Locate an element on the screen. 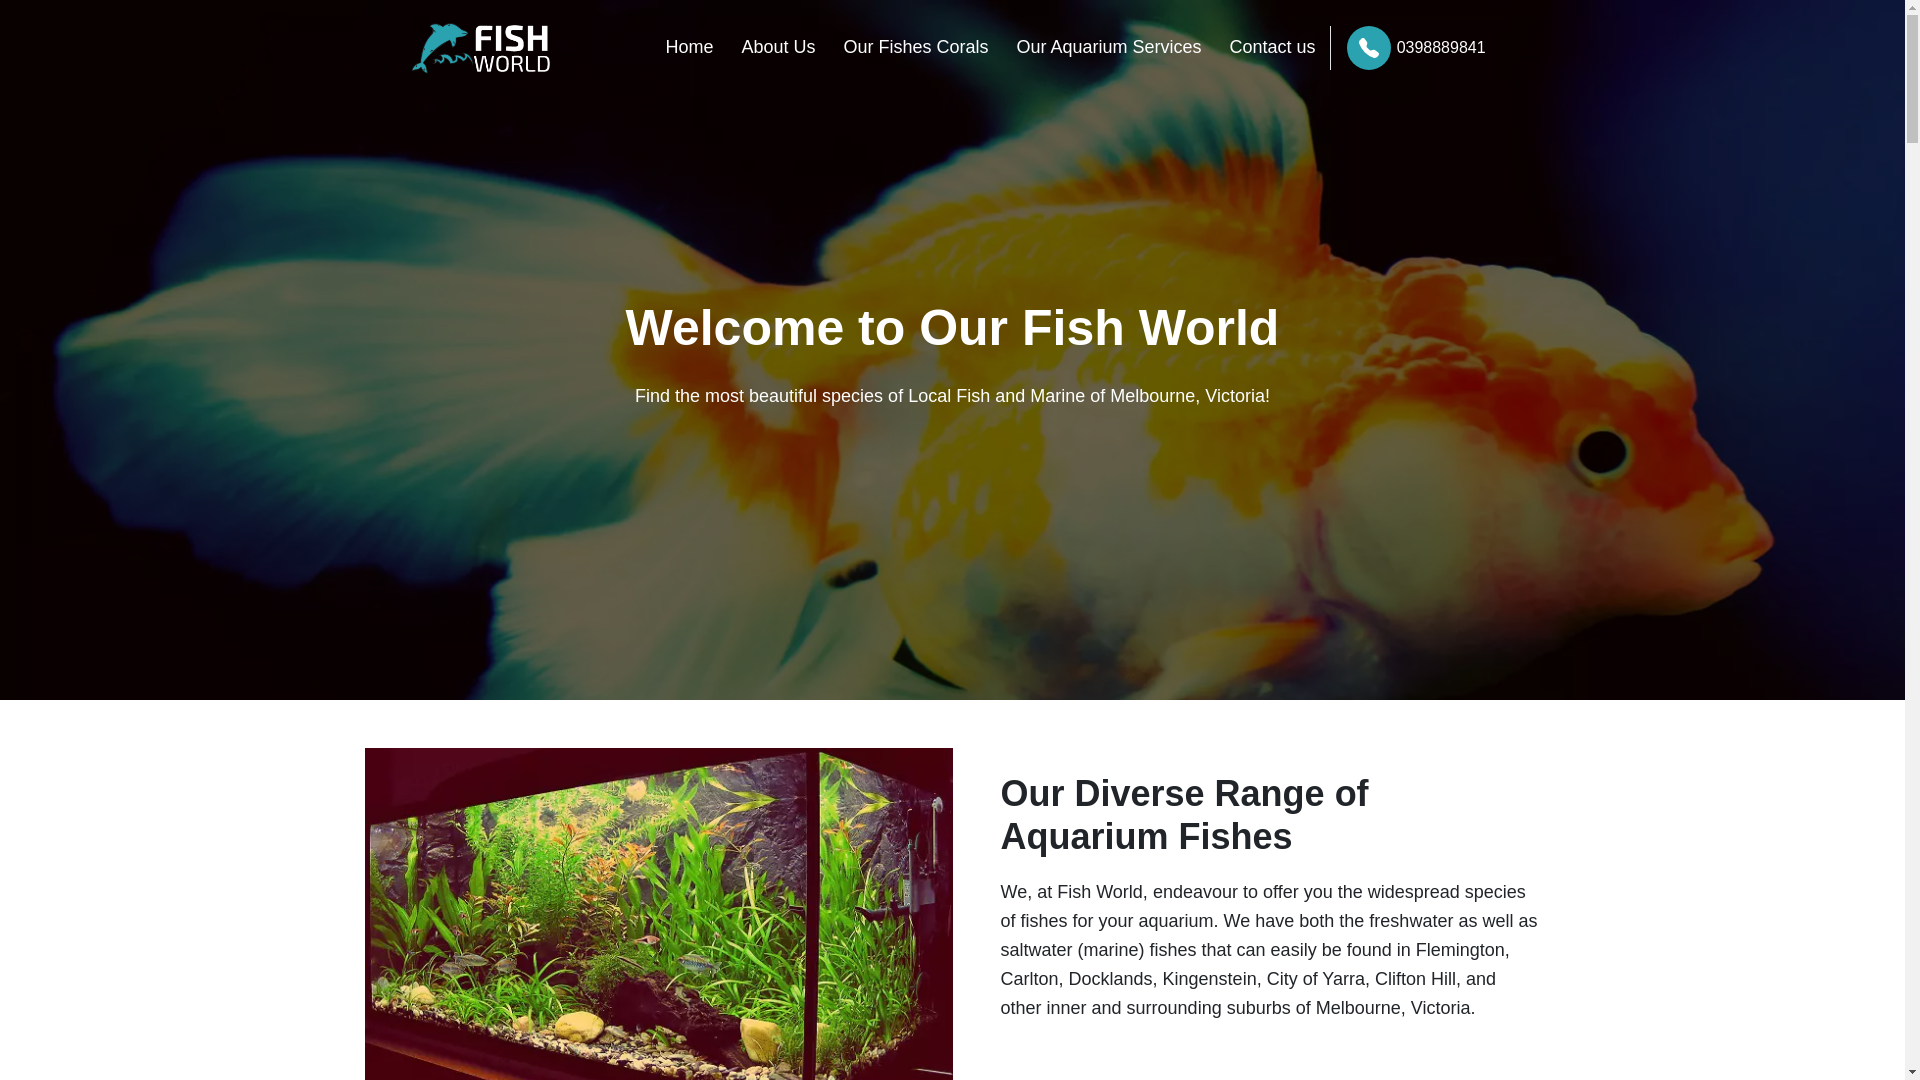 The width and height of the screenshot is (1920, 1080). 'Our Fishes Corals' is located at coordinates (914, 46).